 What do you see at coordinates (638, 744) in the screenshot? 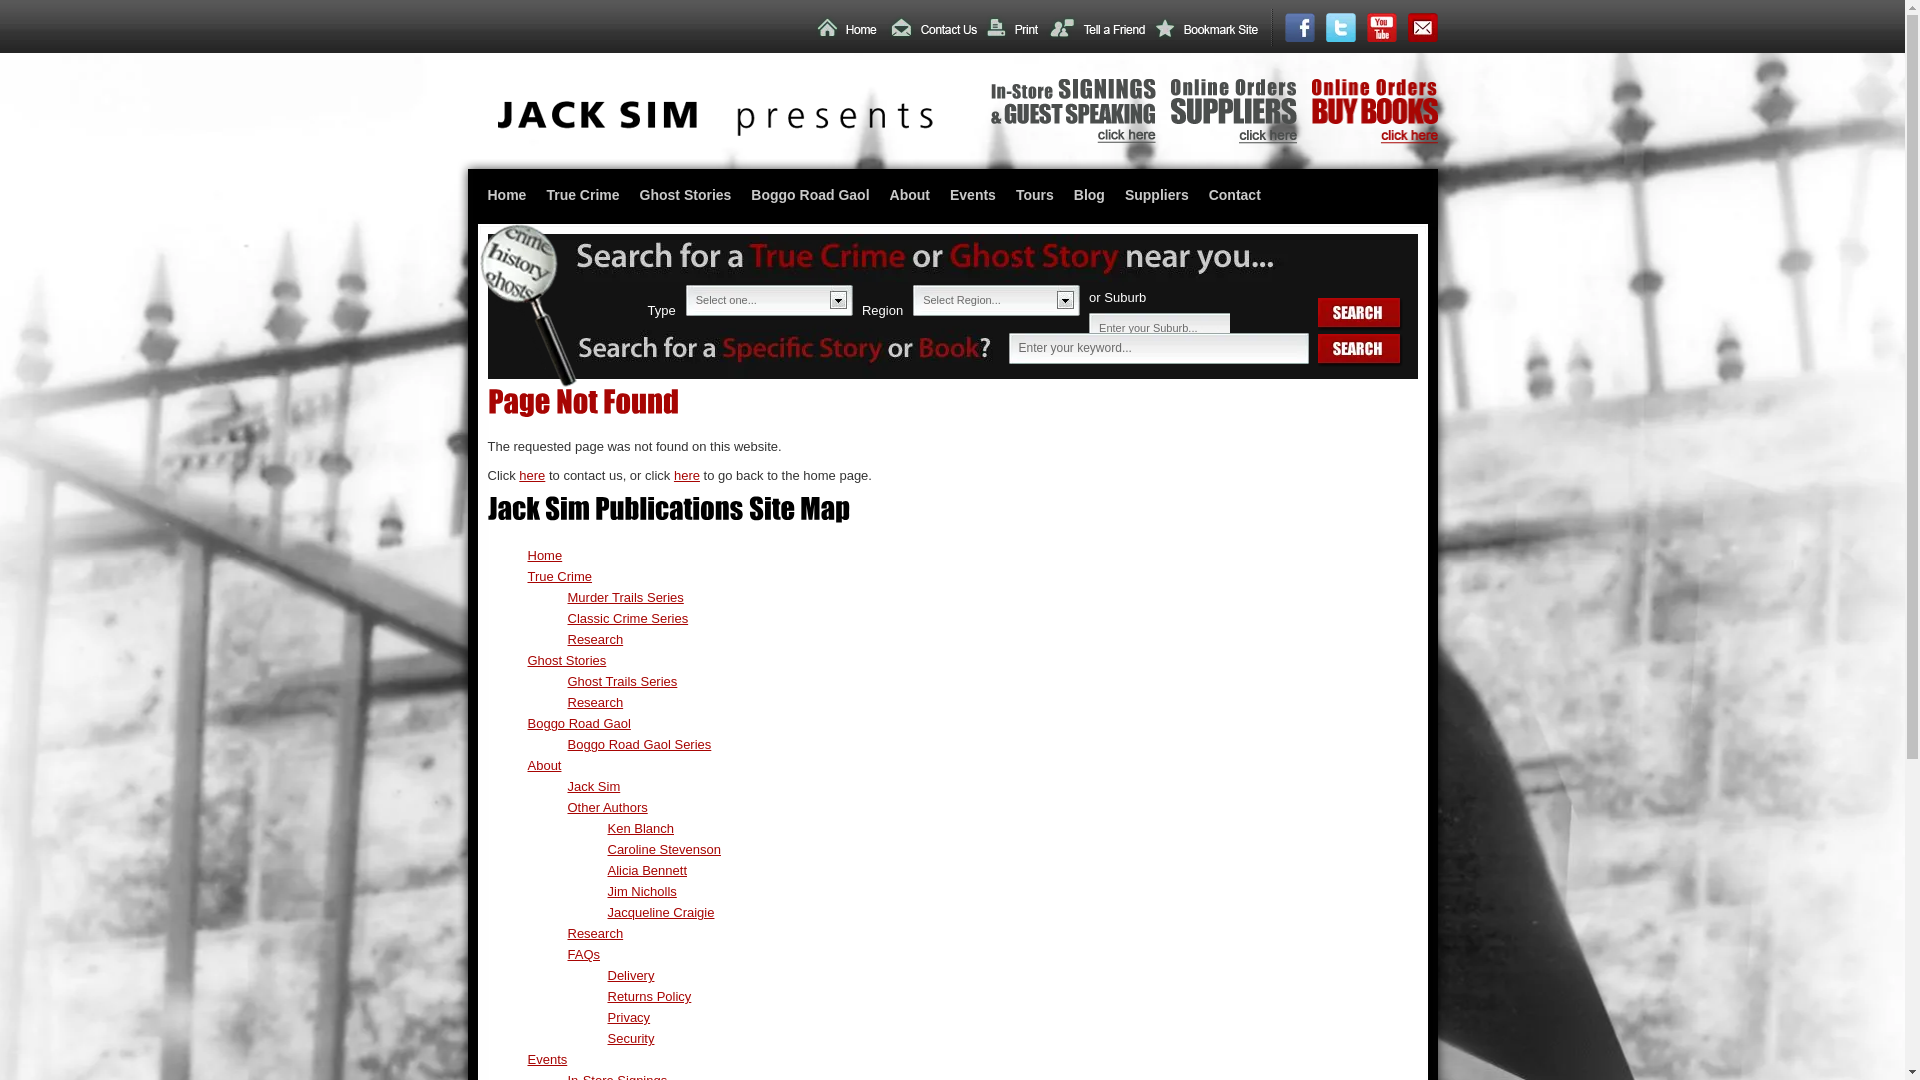
I see `'Boggo Road Gaol Series'` at bounding box center [638, 744].